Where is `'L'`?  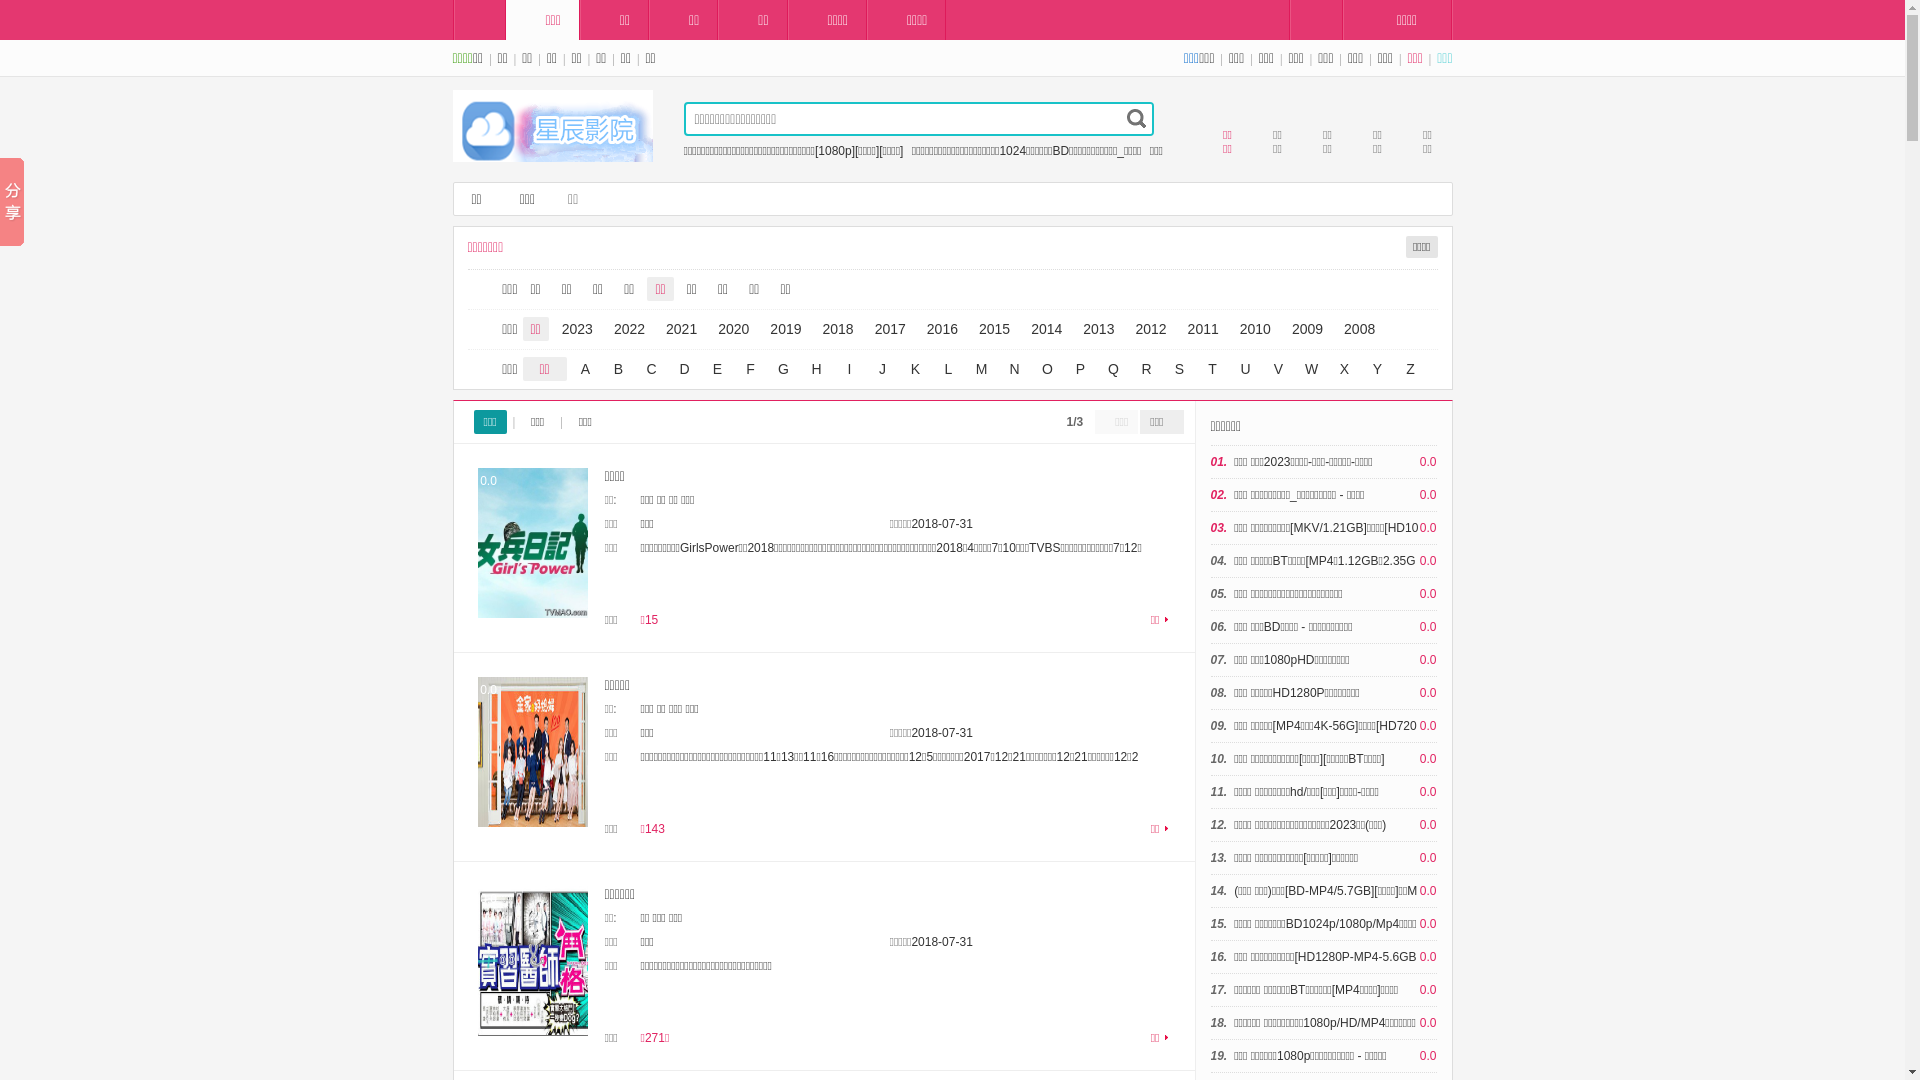 'L' is located at coordinates (947, 369).